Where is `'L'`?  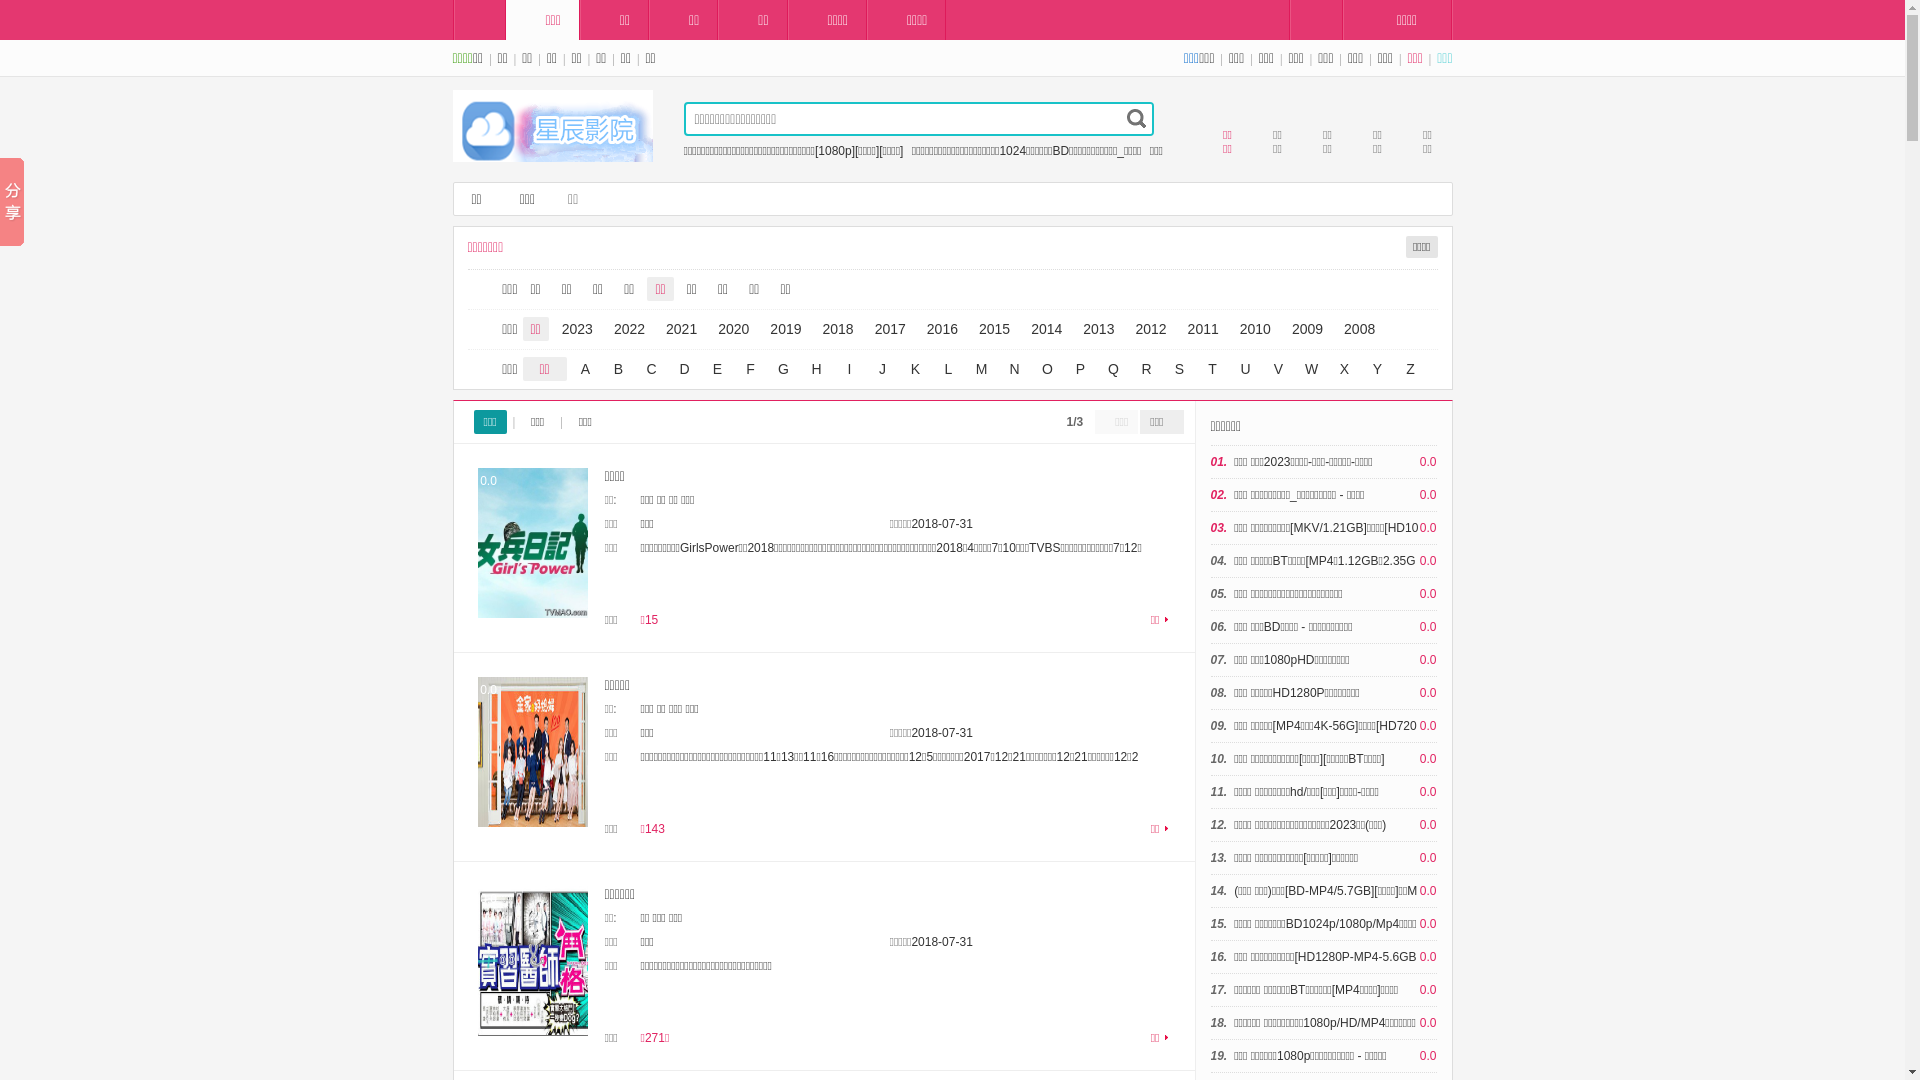 'L' is located at coordinates (947, 369).